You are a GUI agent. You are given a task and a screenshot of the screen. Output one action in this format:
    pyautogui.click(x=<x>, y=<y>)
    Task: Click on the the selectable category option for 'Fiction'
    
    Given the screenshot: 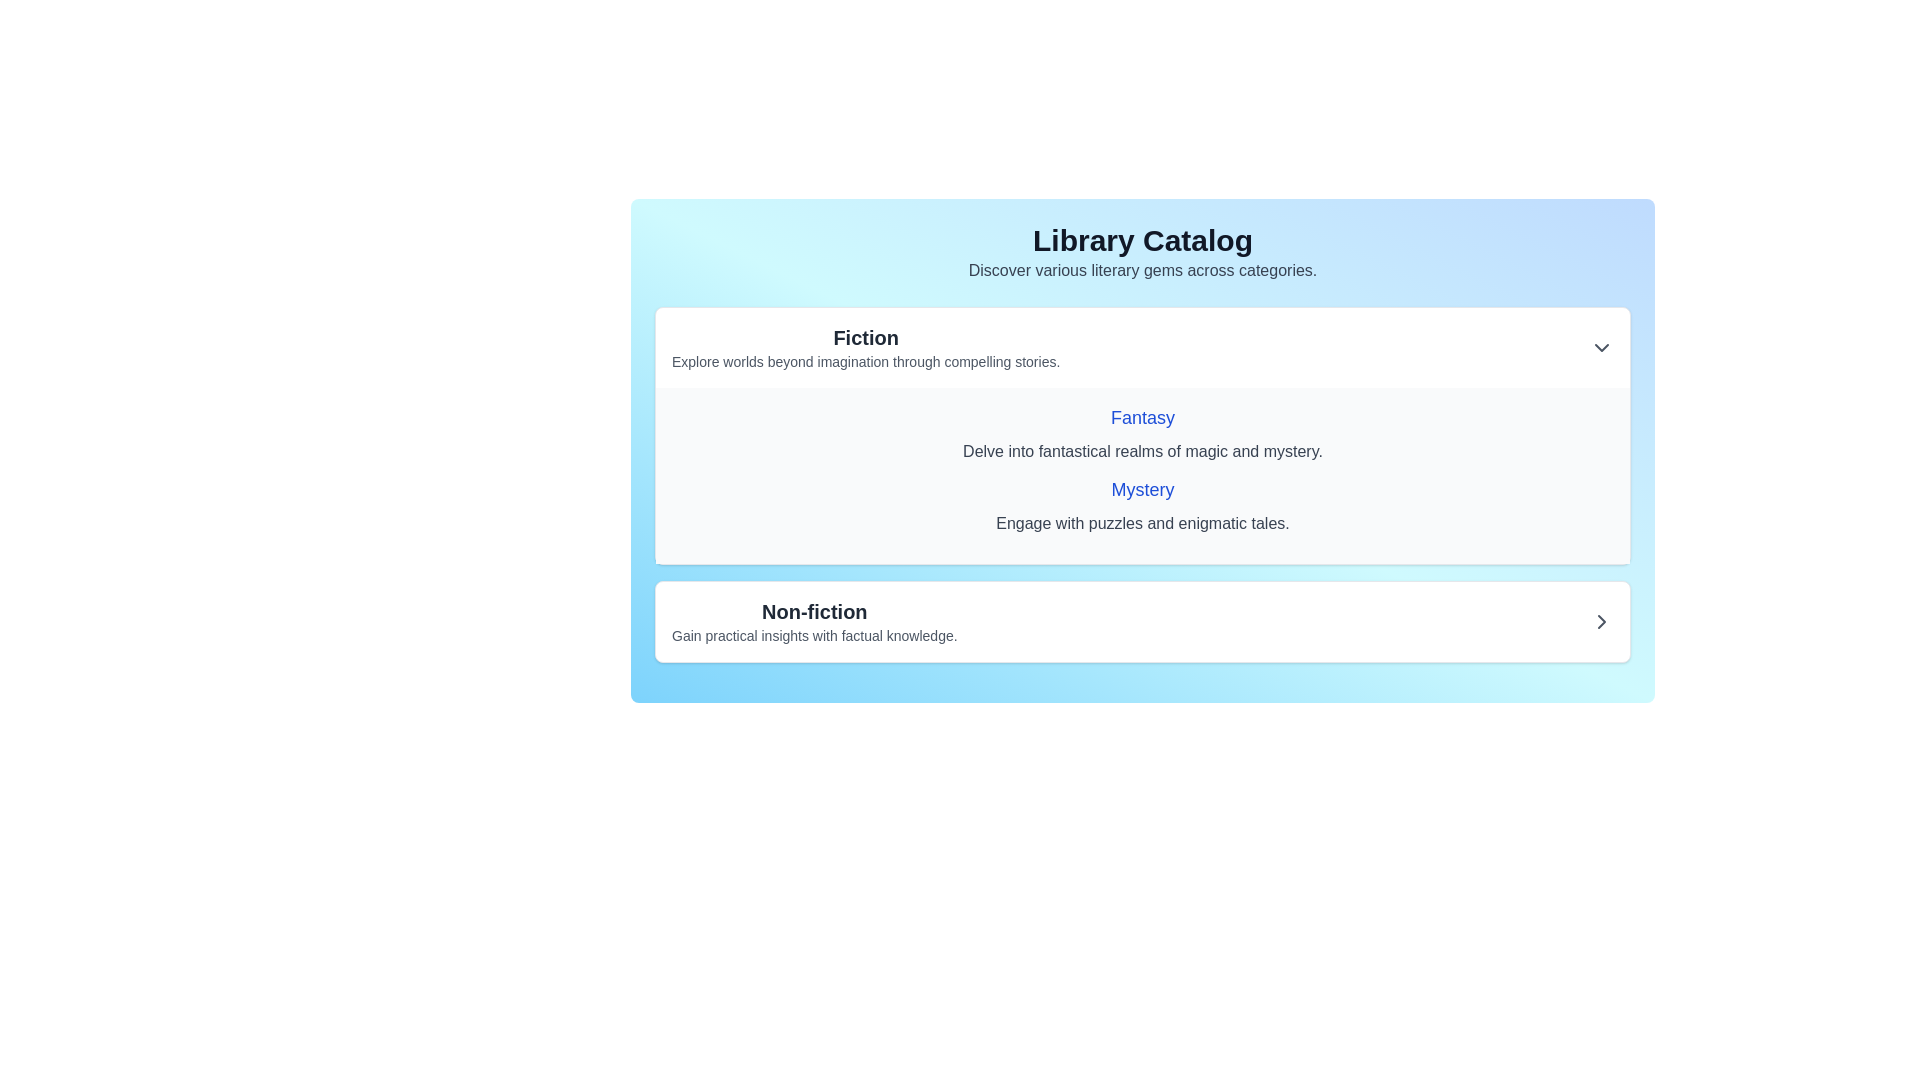 What is the action you would take?
    pyautogui.click(x=866, y=346)
    